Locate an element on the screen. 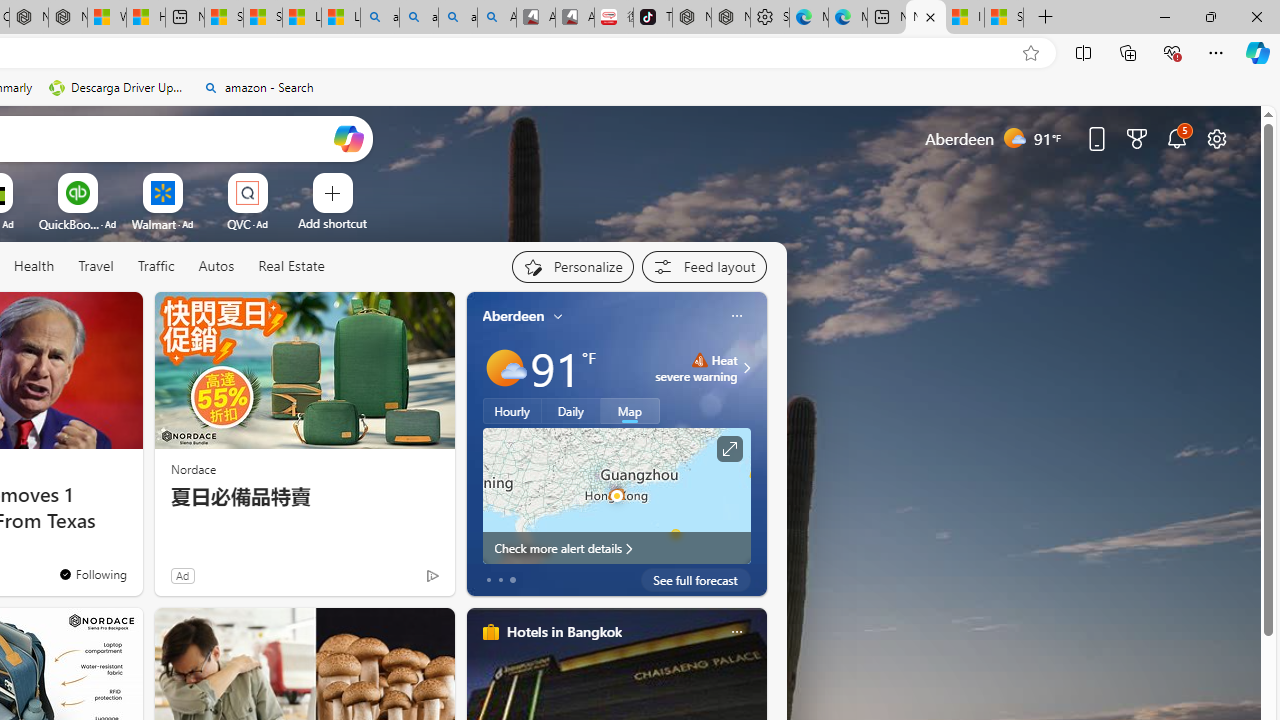  'Heat - Severe Heat severe warning' is located at coordinates (696, 367).